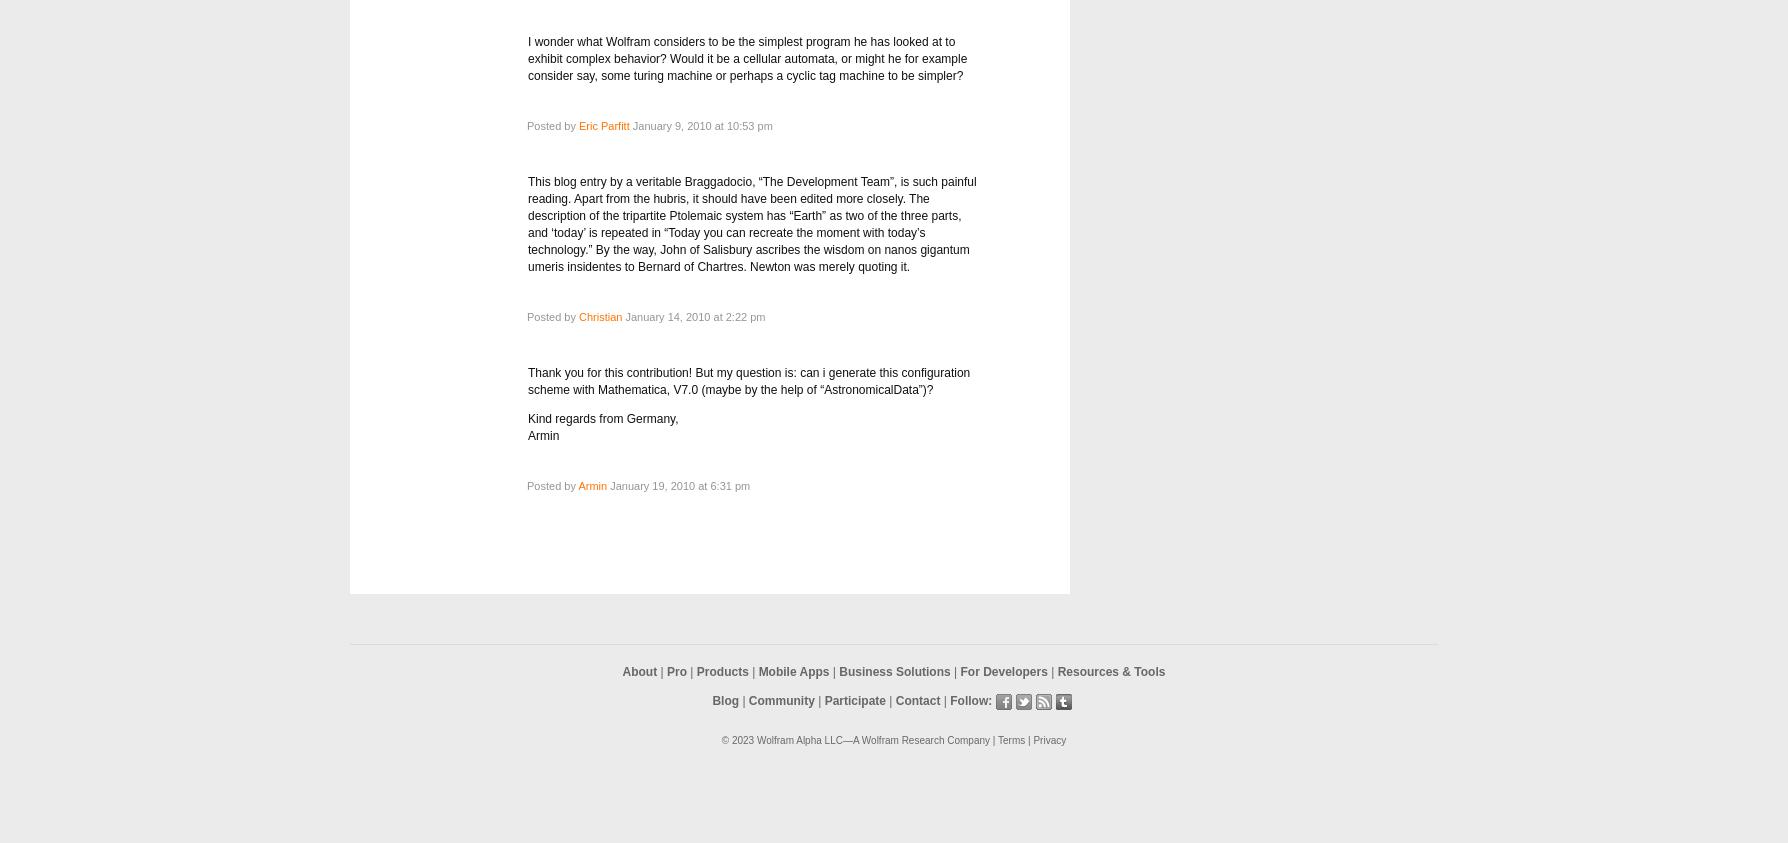  I want to click on '—A', so click(840, 740).